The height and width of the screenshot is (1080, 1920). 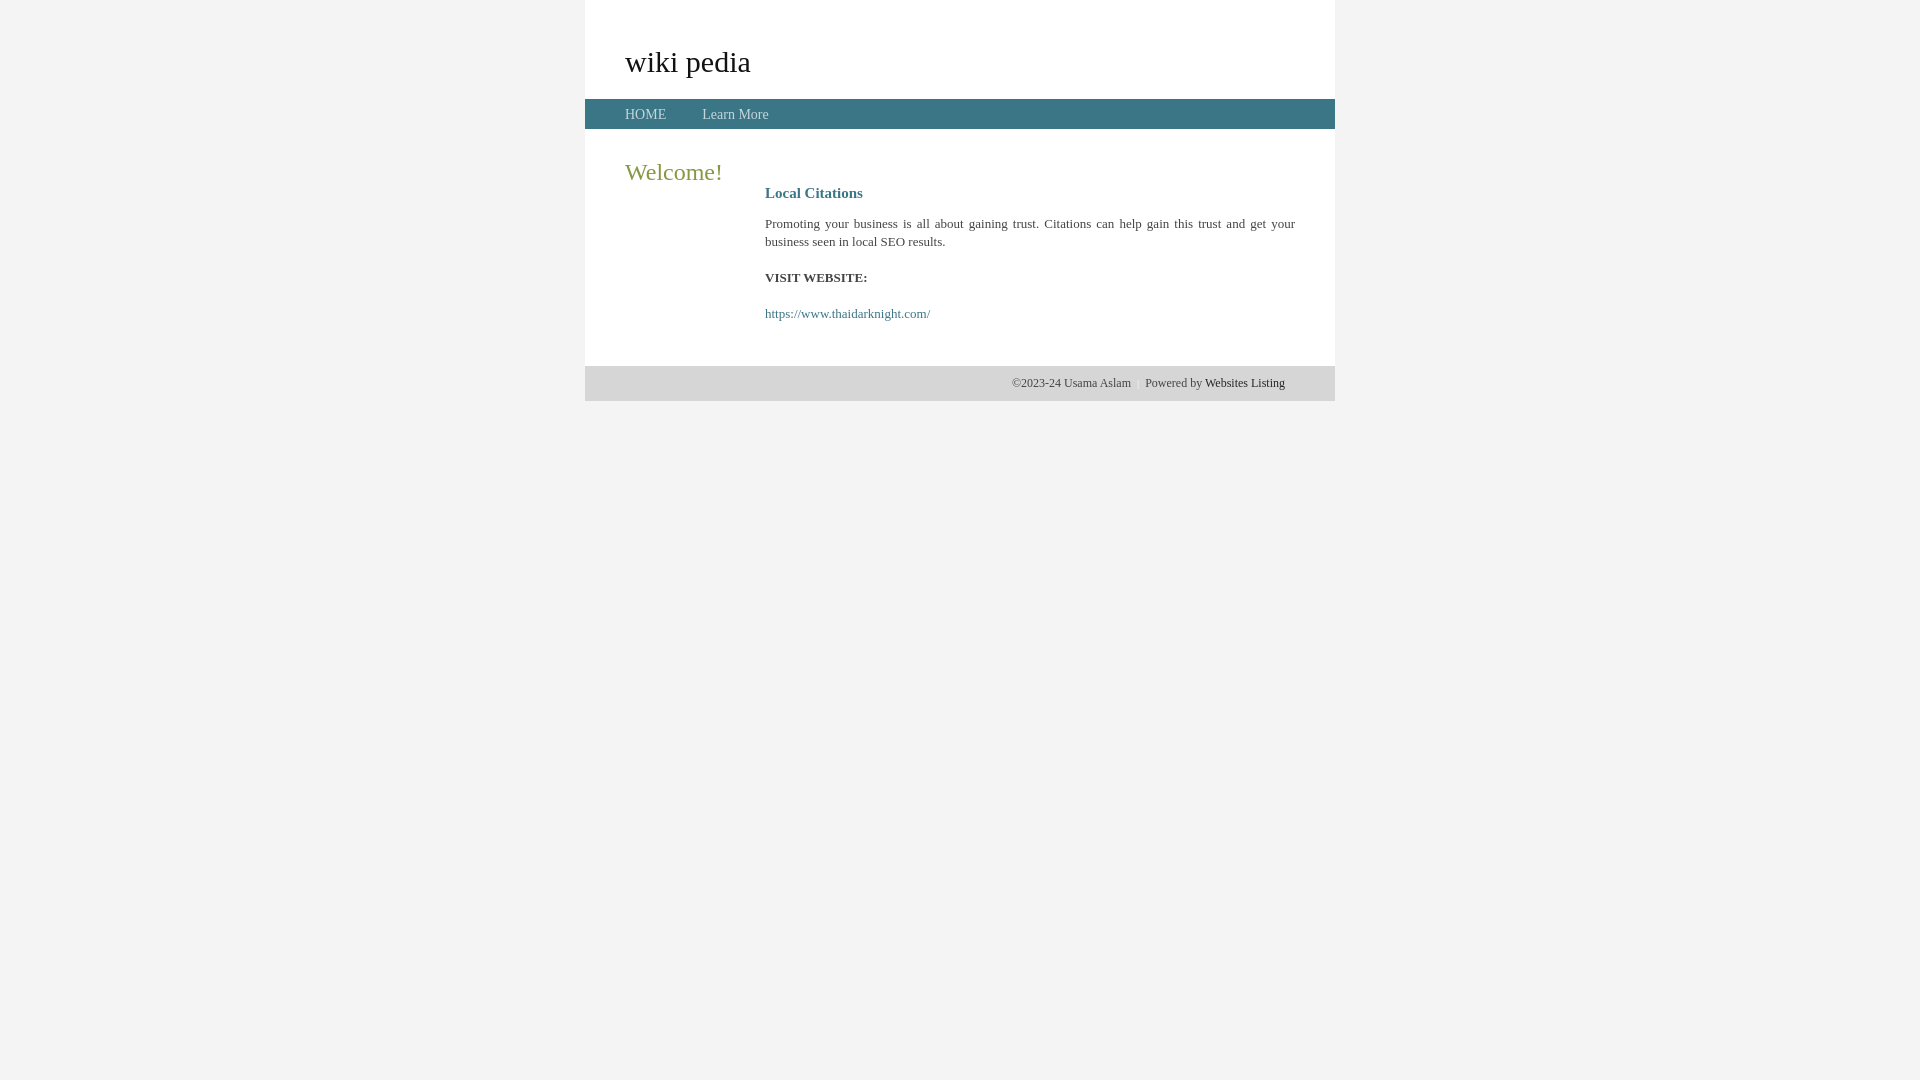 What do you see at coordinates (1243, 382) in the screenshot?
I see `'Websites Listing'` at bounding box center [1243, 382].